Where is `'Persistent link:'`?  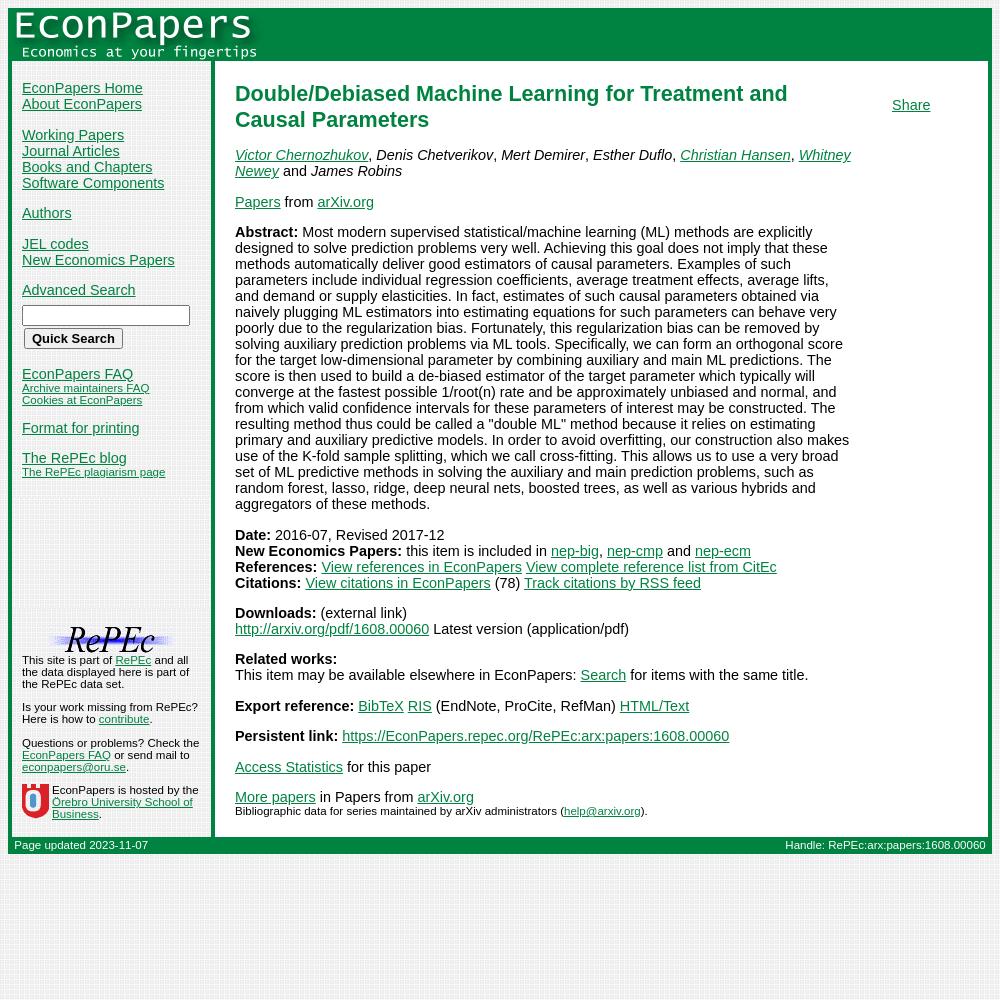
'Persistent link:' is located at coordinates (286, 735).